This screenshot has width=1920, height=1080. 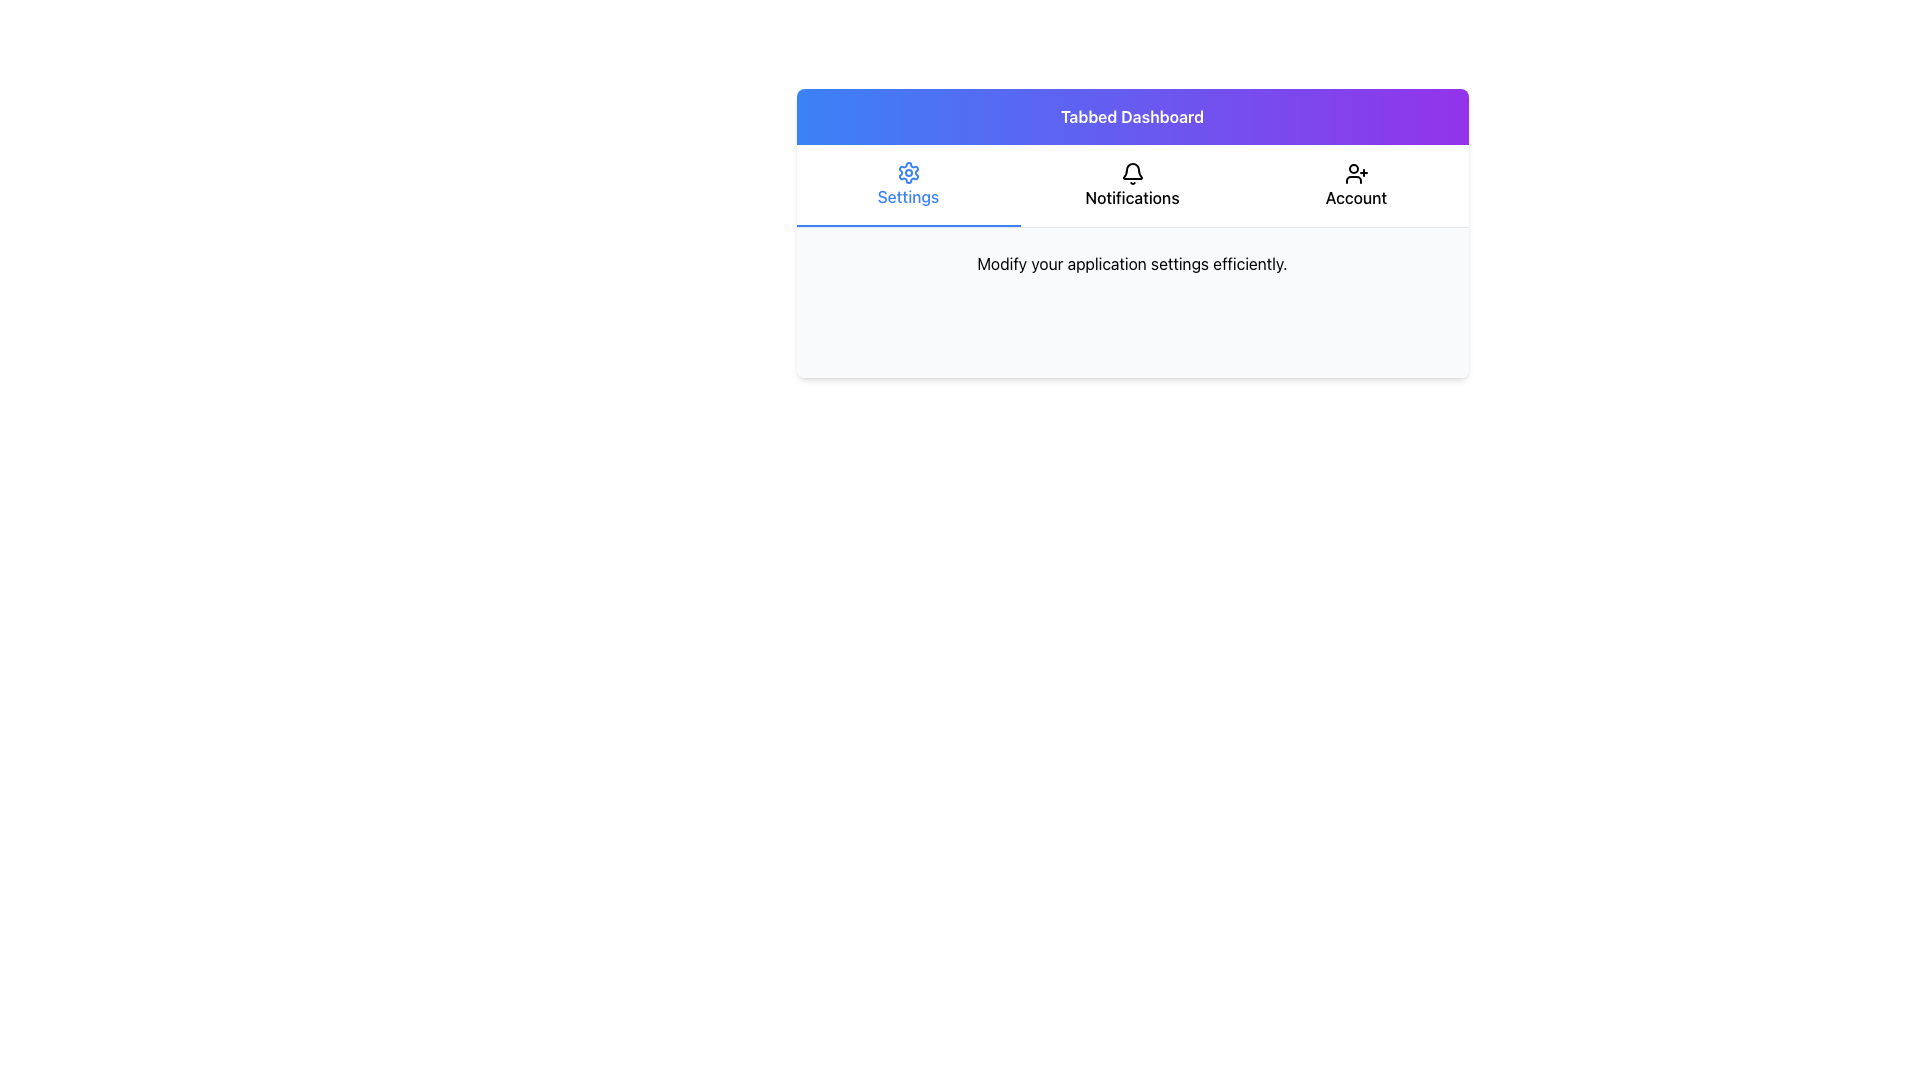 What do you see at coordinates (1132, 172) in the screenshot?
I see `the notification bell icon located in the Notifications tab` at bounding box center [1132, 172].